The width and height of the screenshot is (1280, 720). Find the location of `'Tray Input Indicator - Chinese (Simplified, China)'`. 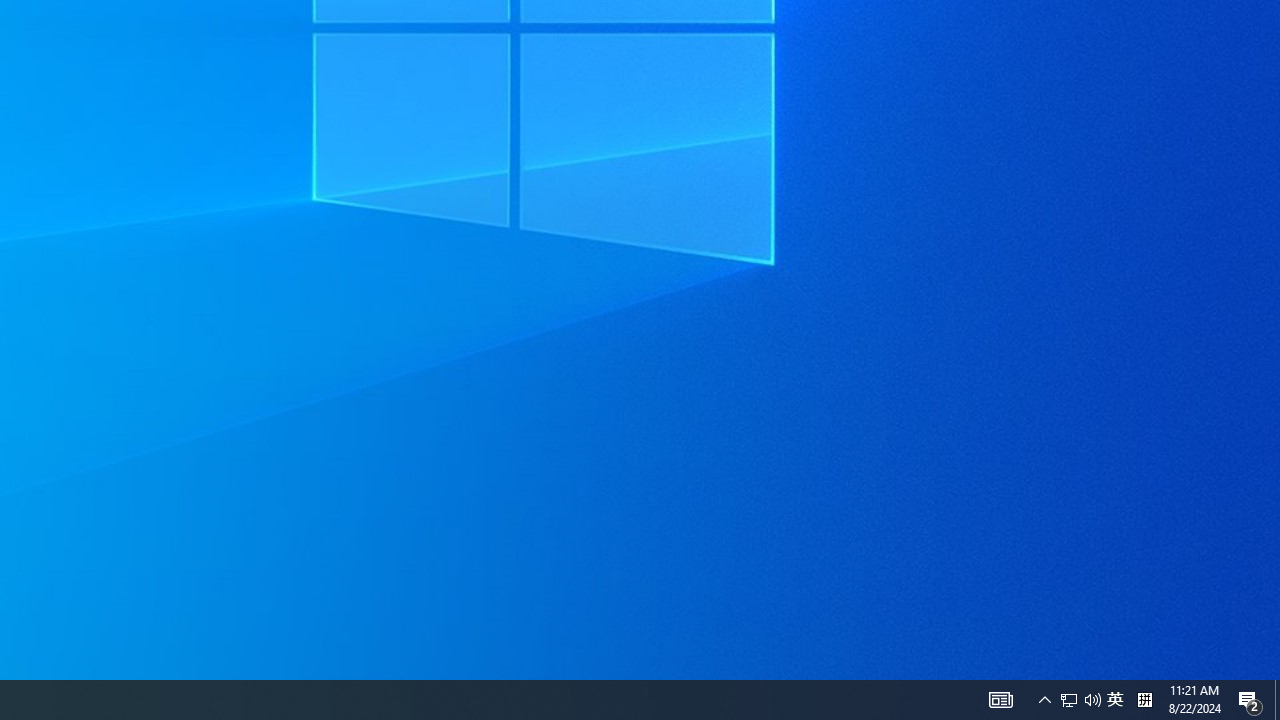

'Tray Input Indicator - Chinese (Simplified, China)' is located at coordinates (1079, 698).